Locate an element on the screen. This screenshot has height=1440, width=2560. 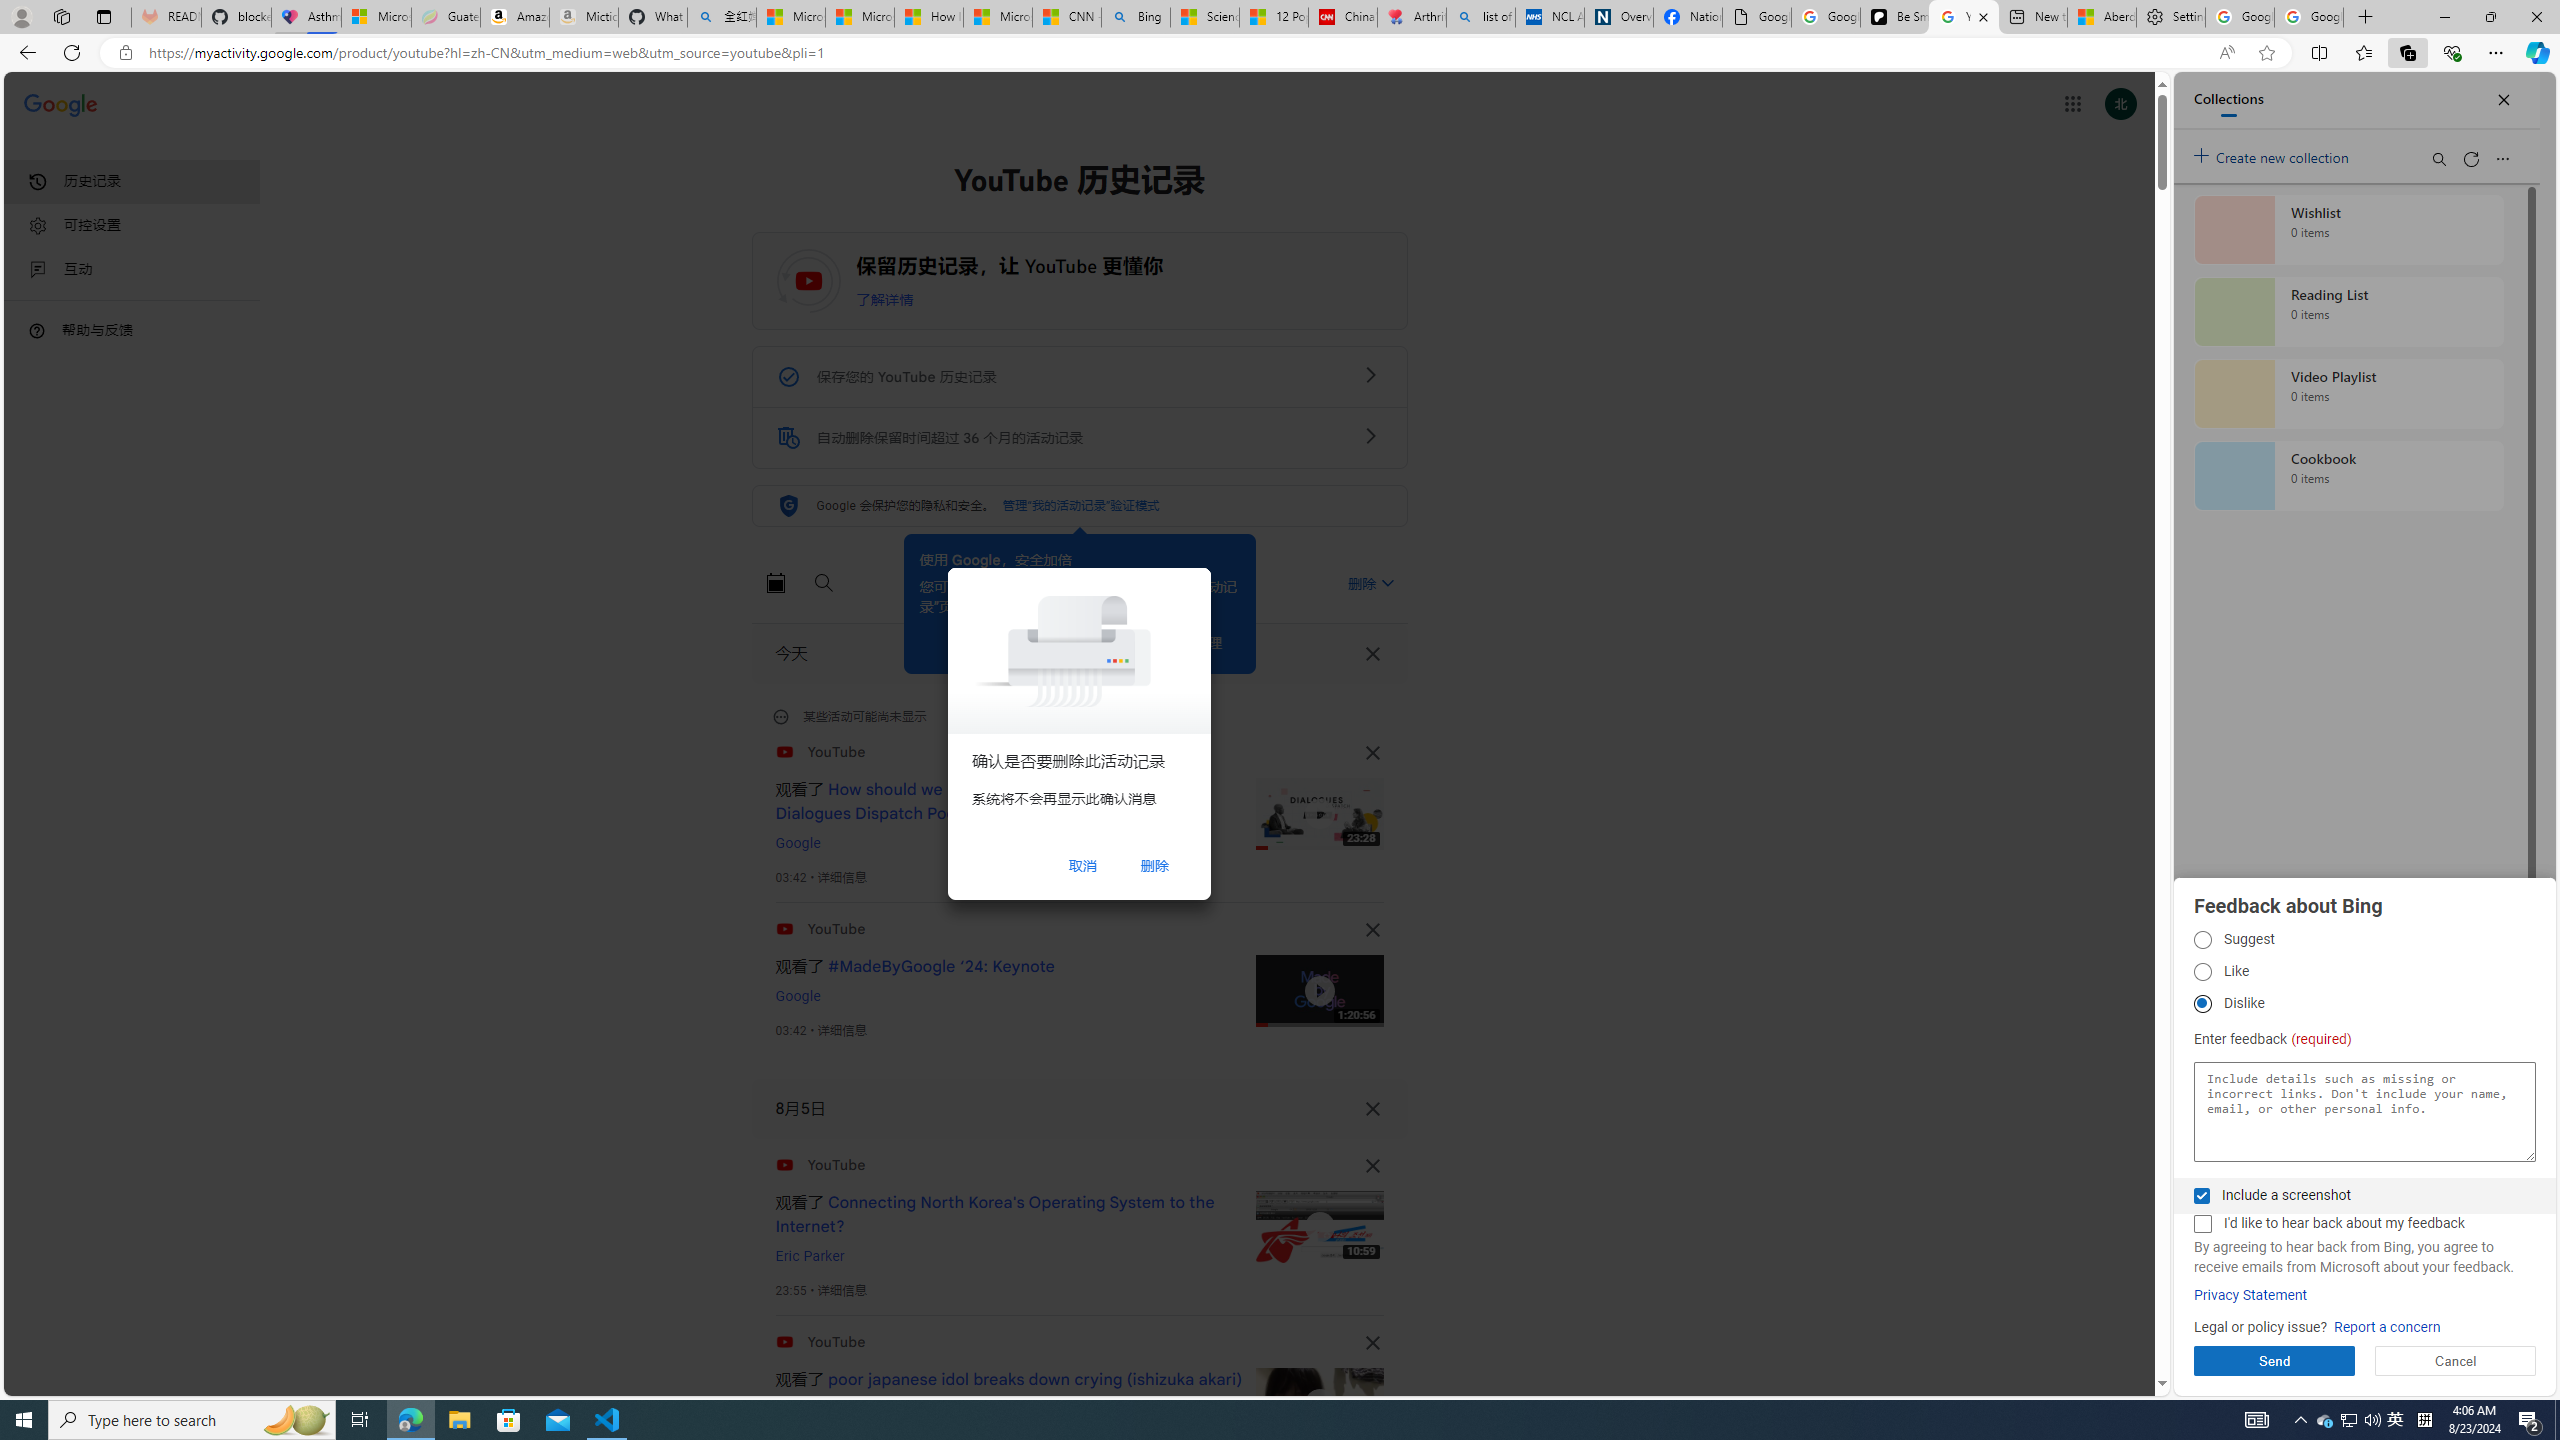
'NCL Adult Asthma Inhaler Choice Guideline' is located at coordinates (1549, 16).